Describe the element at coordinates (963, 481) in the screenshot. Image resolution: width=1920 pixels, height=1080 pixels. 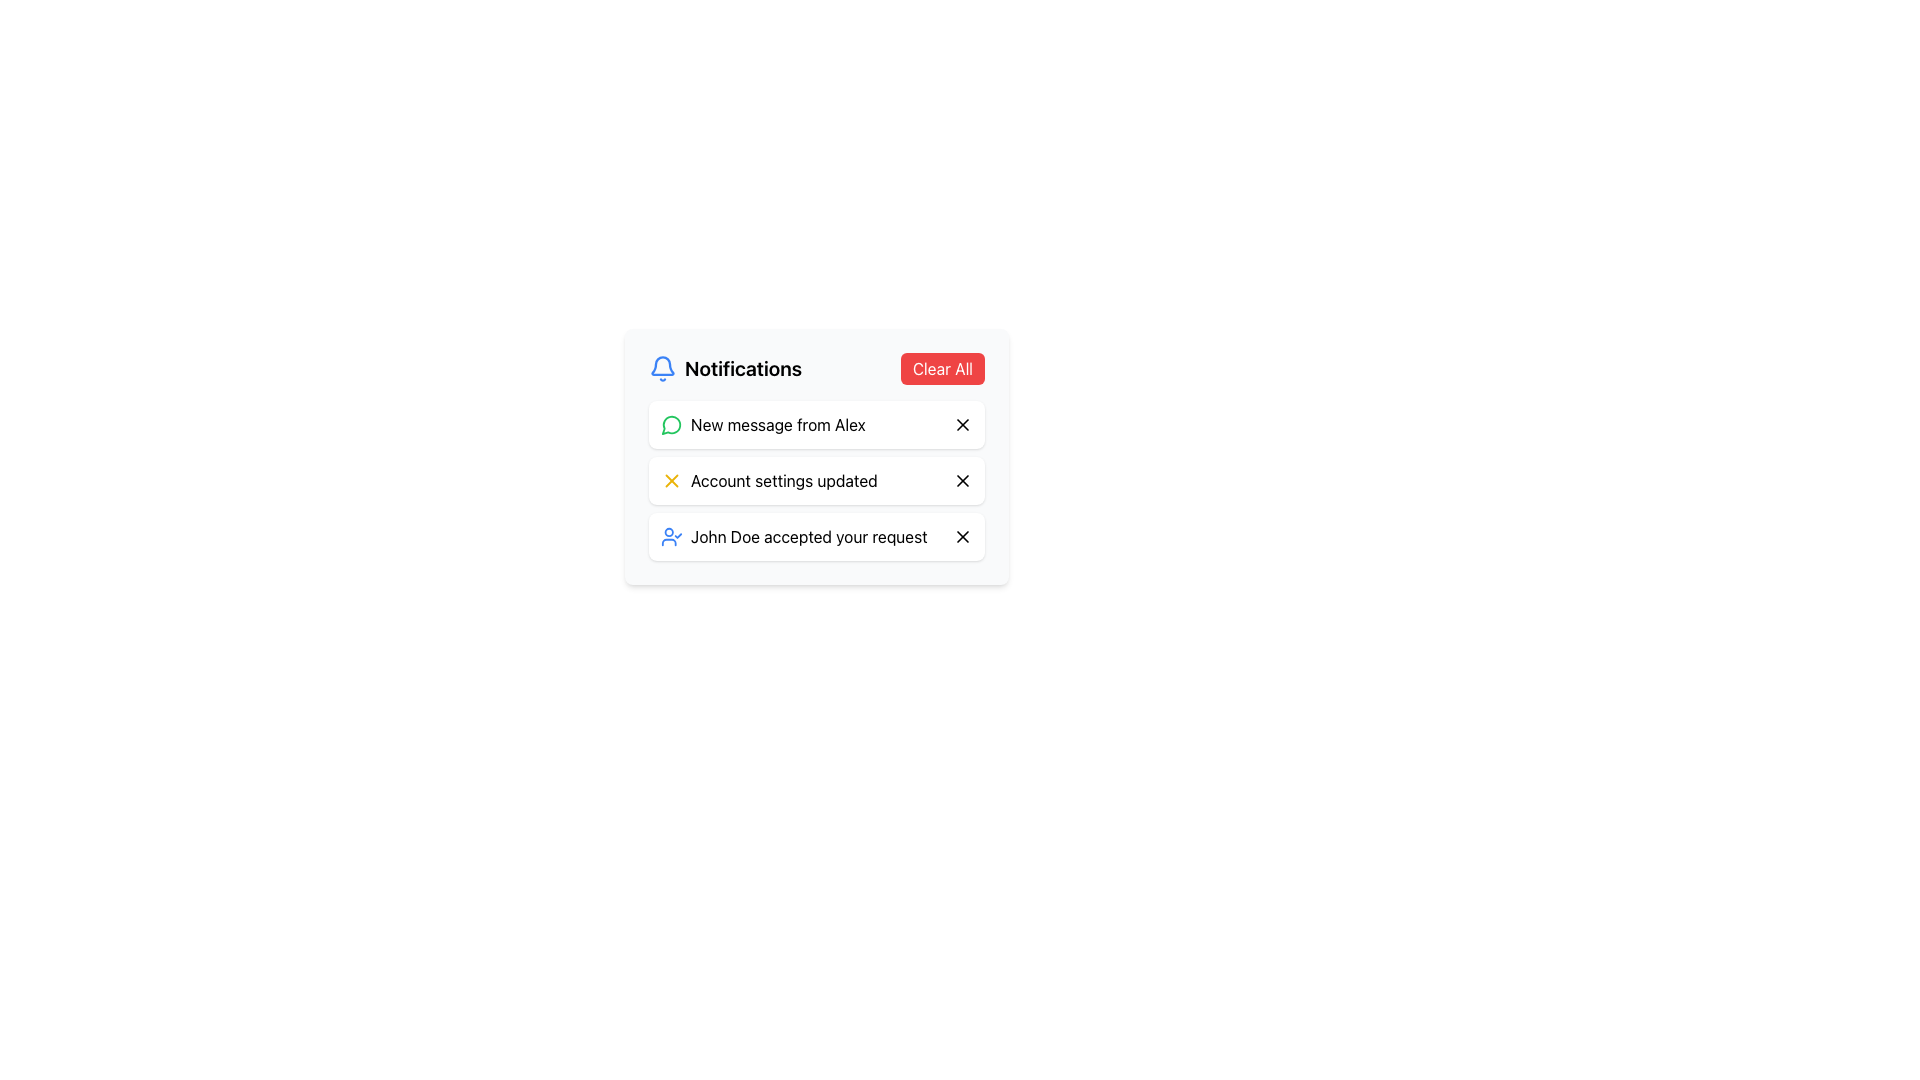
I see `the close button (small square icon with an 'X' symbol) located in the top-right area of the notification that states 'Account settings updated'` at that location.